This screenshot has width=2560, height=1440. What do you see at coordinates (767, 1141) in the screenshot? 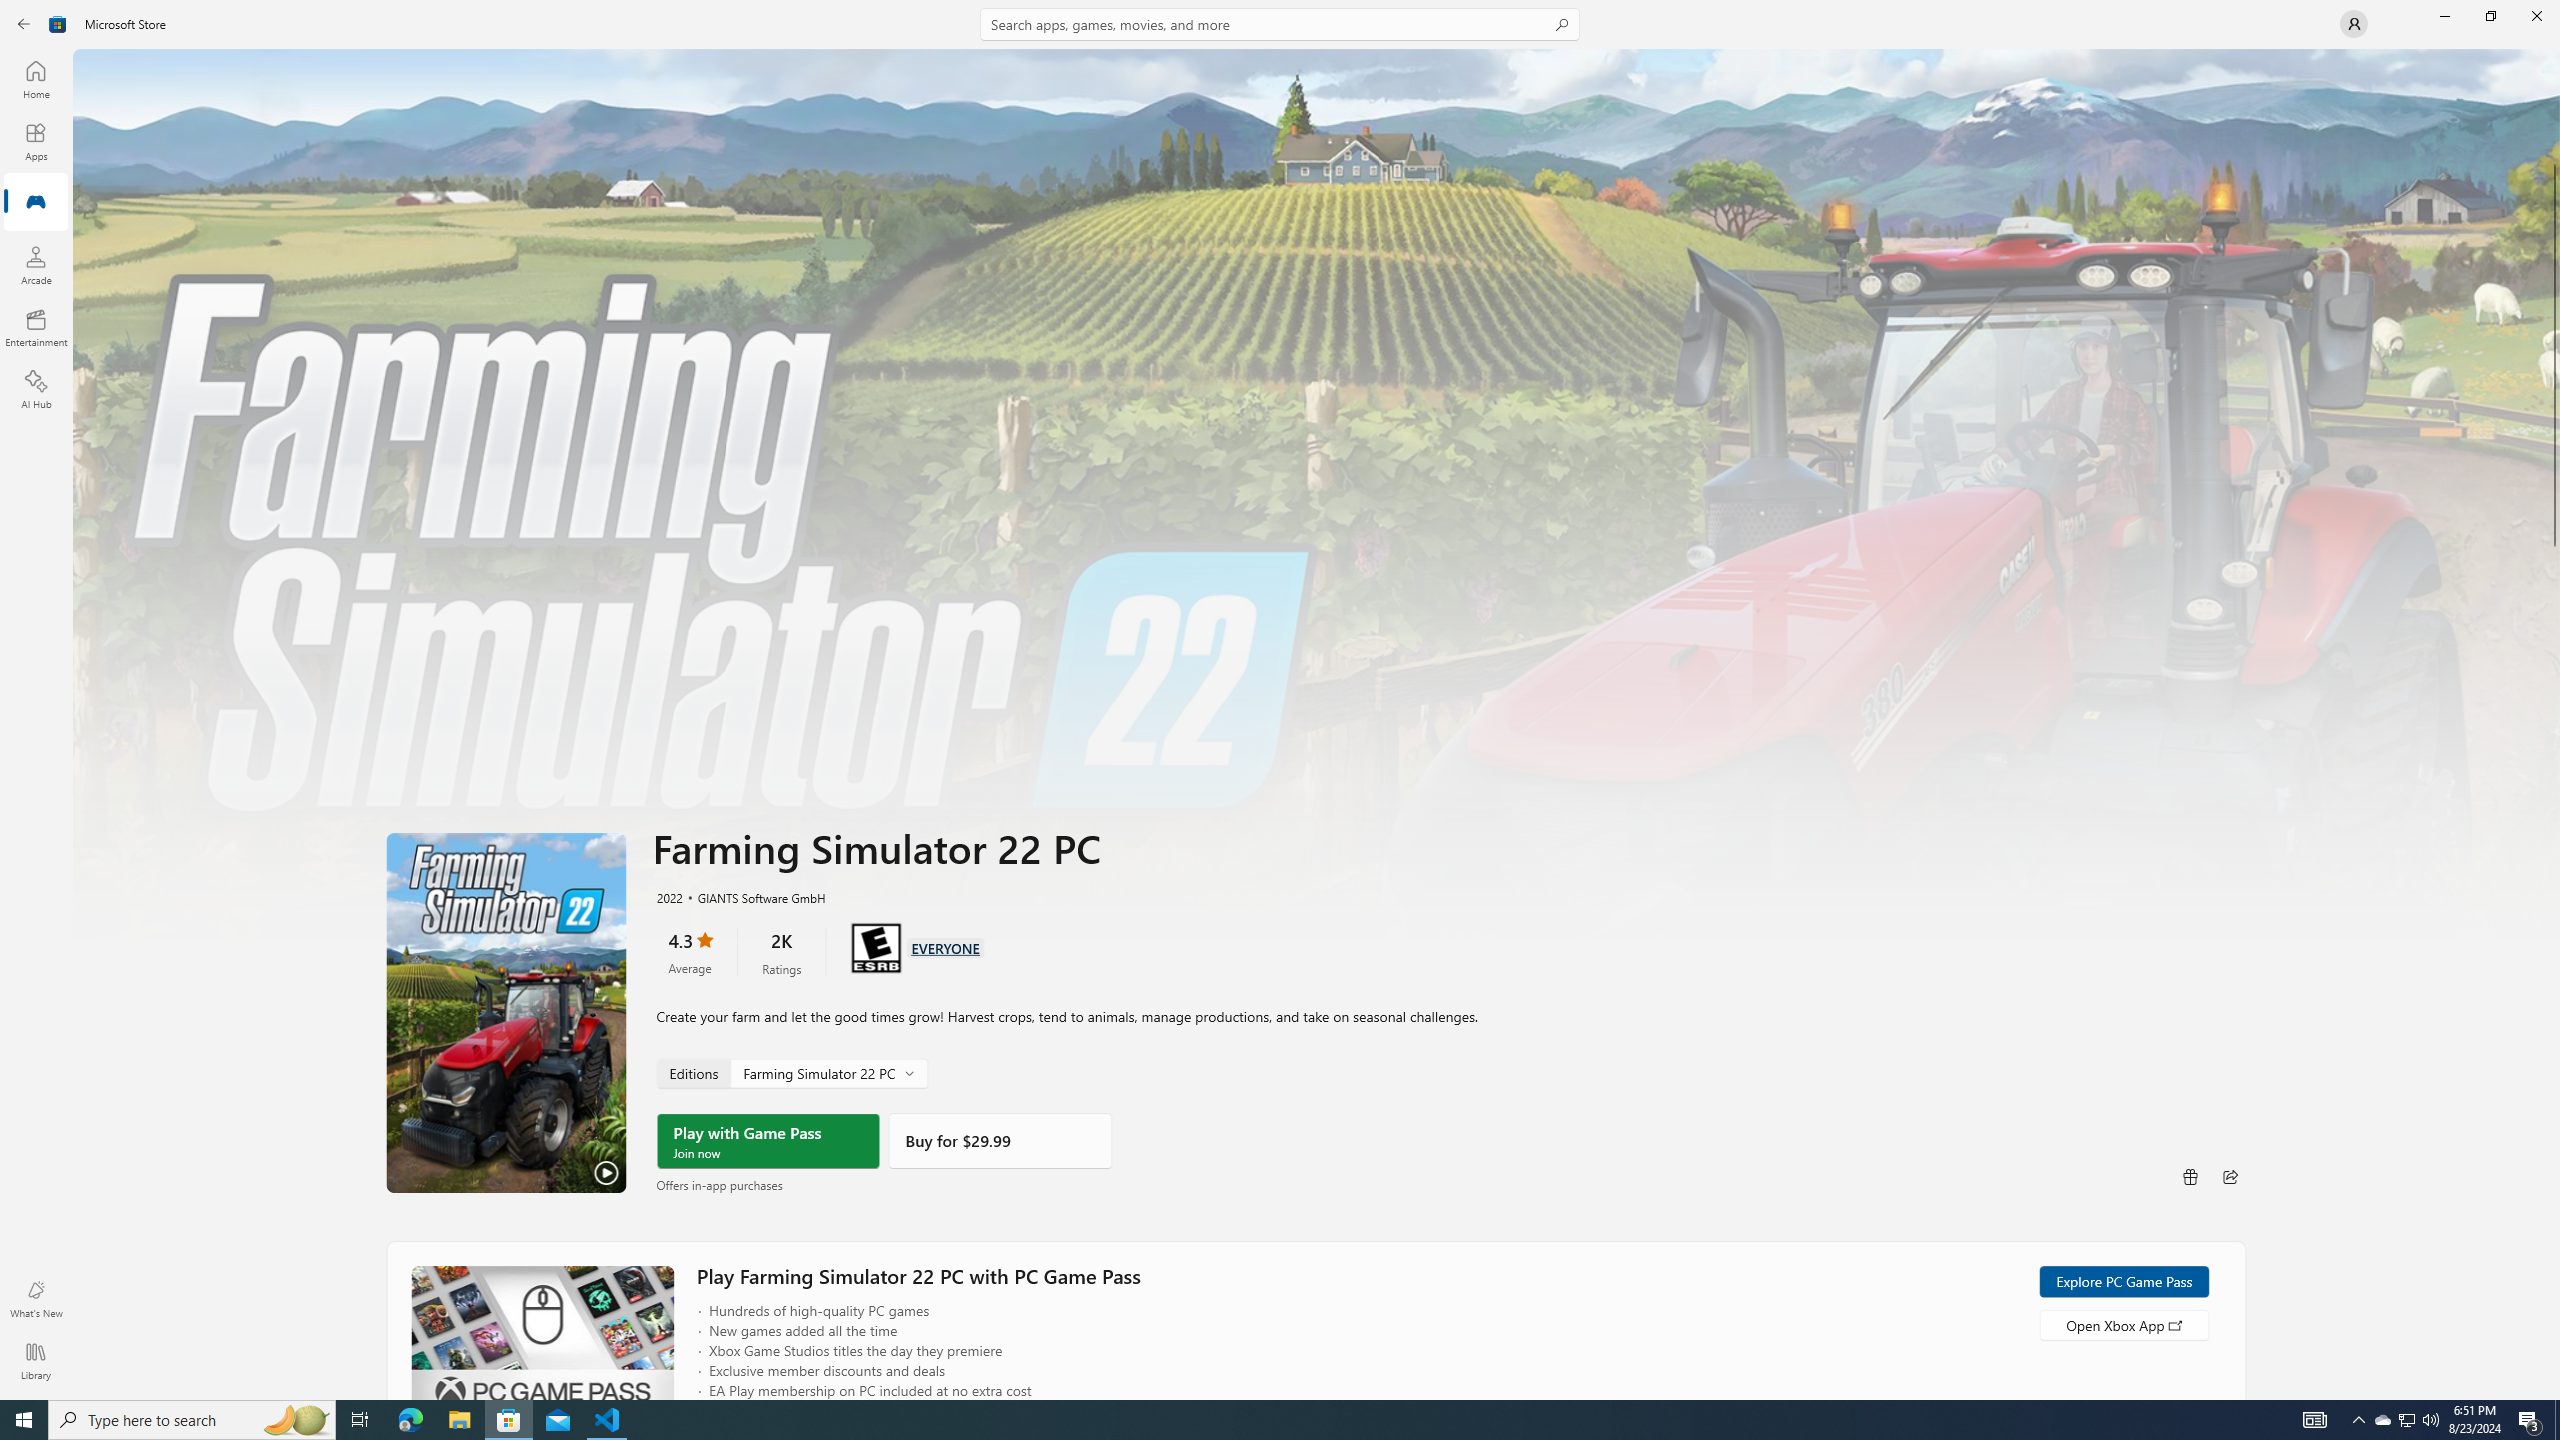
I see `'Play with Game Pass'` at bounding box center [767, 1141].